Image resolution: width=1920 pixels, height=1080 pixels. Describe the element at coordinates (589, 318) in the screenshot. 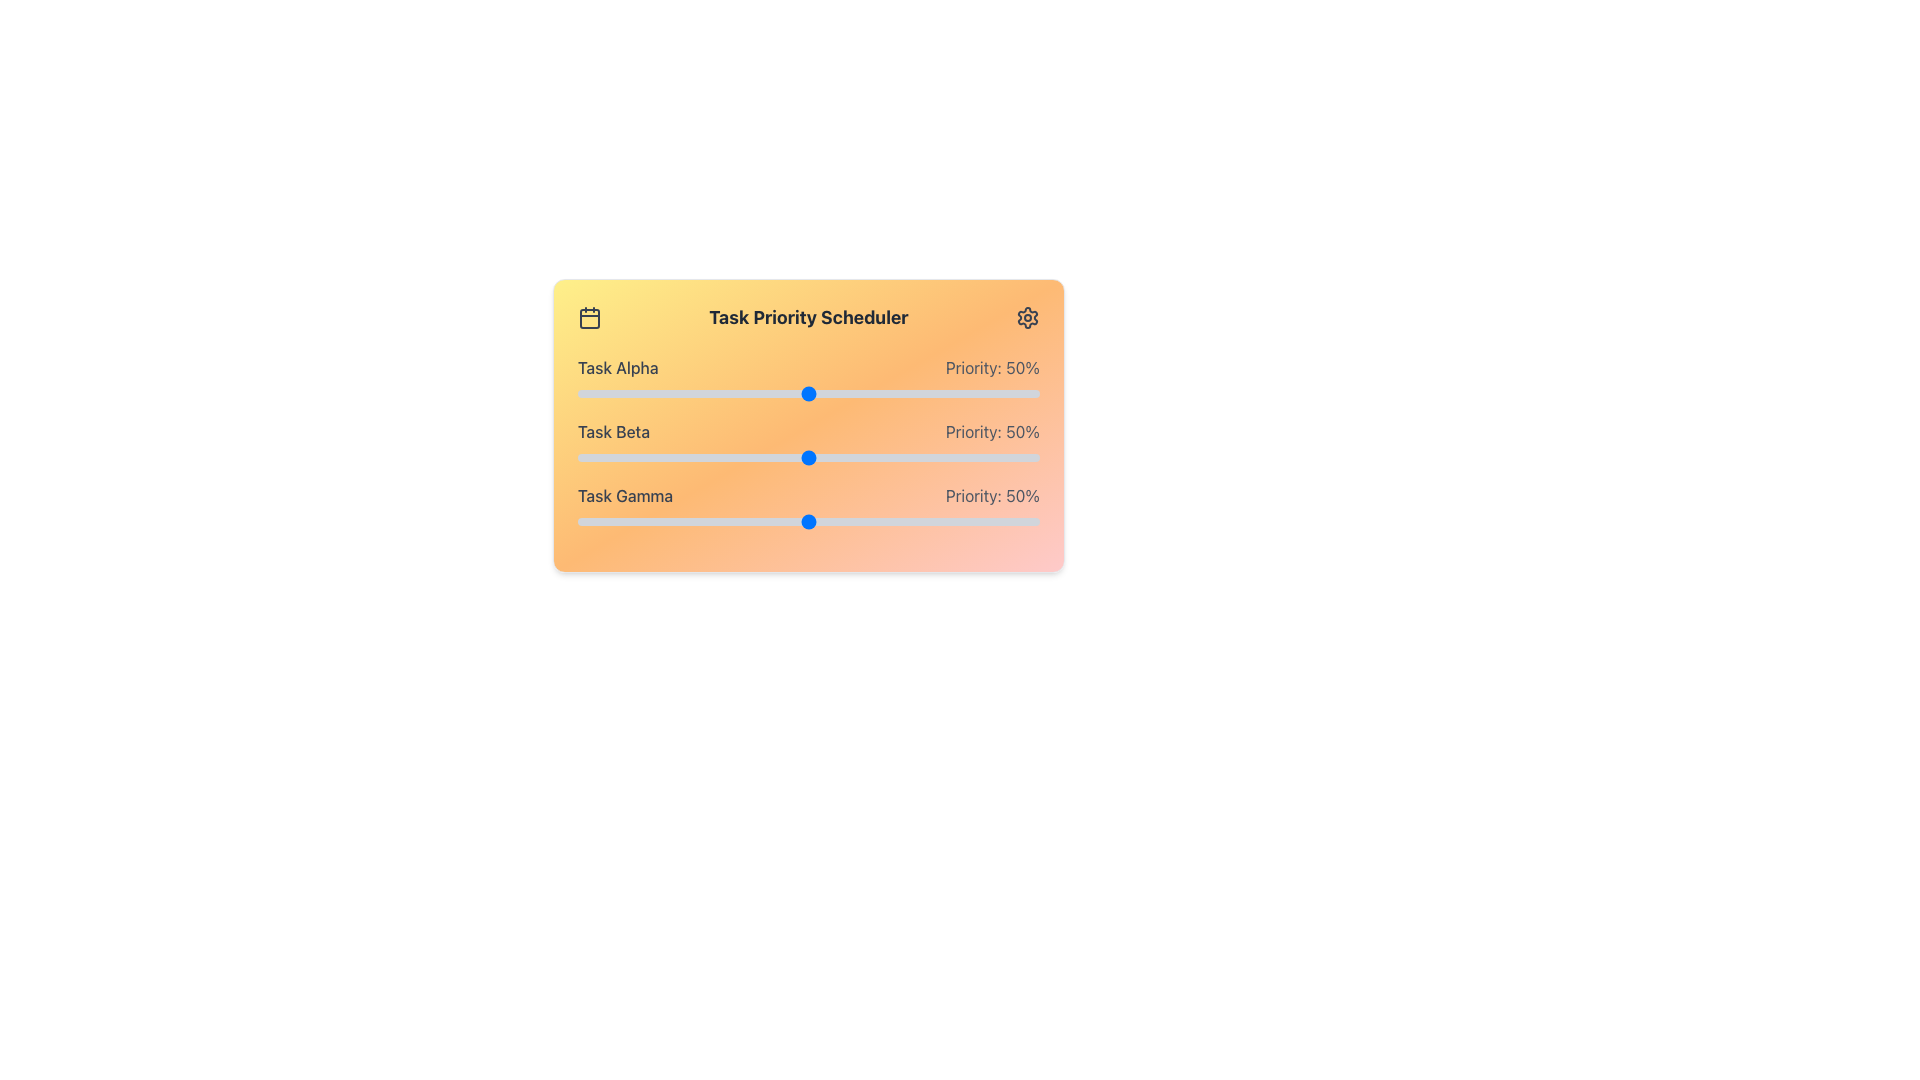

I see `the central content area of the calendar icon, which is a decorative rectangle with slightly rounded corners and a distinct background color` at that location.